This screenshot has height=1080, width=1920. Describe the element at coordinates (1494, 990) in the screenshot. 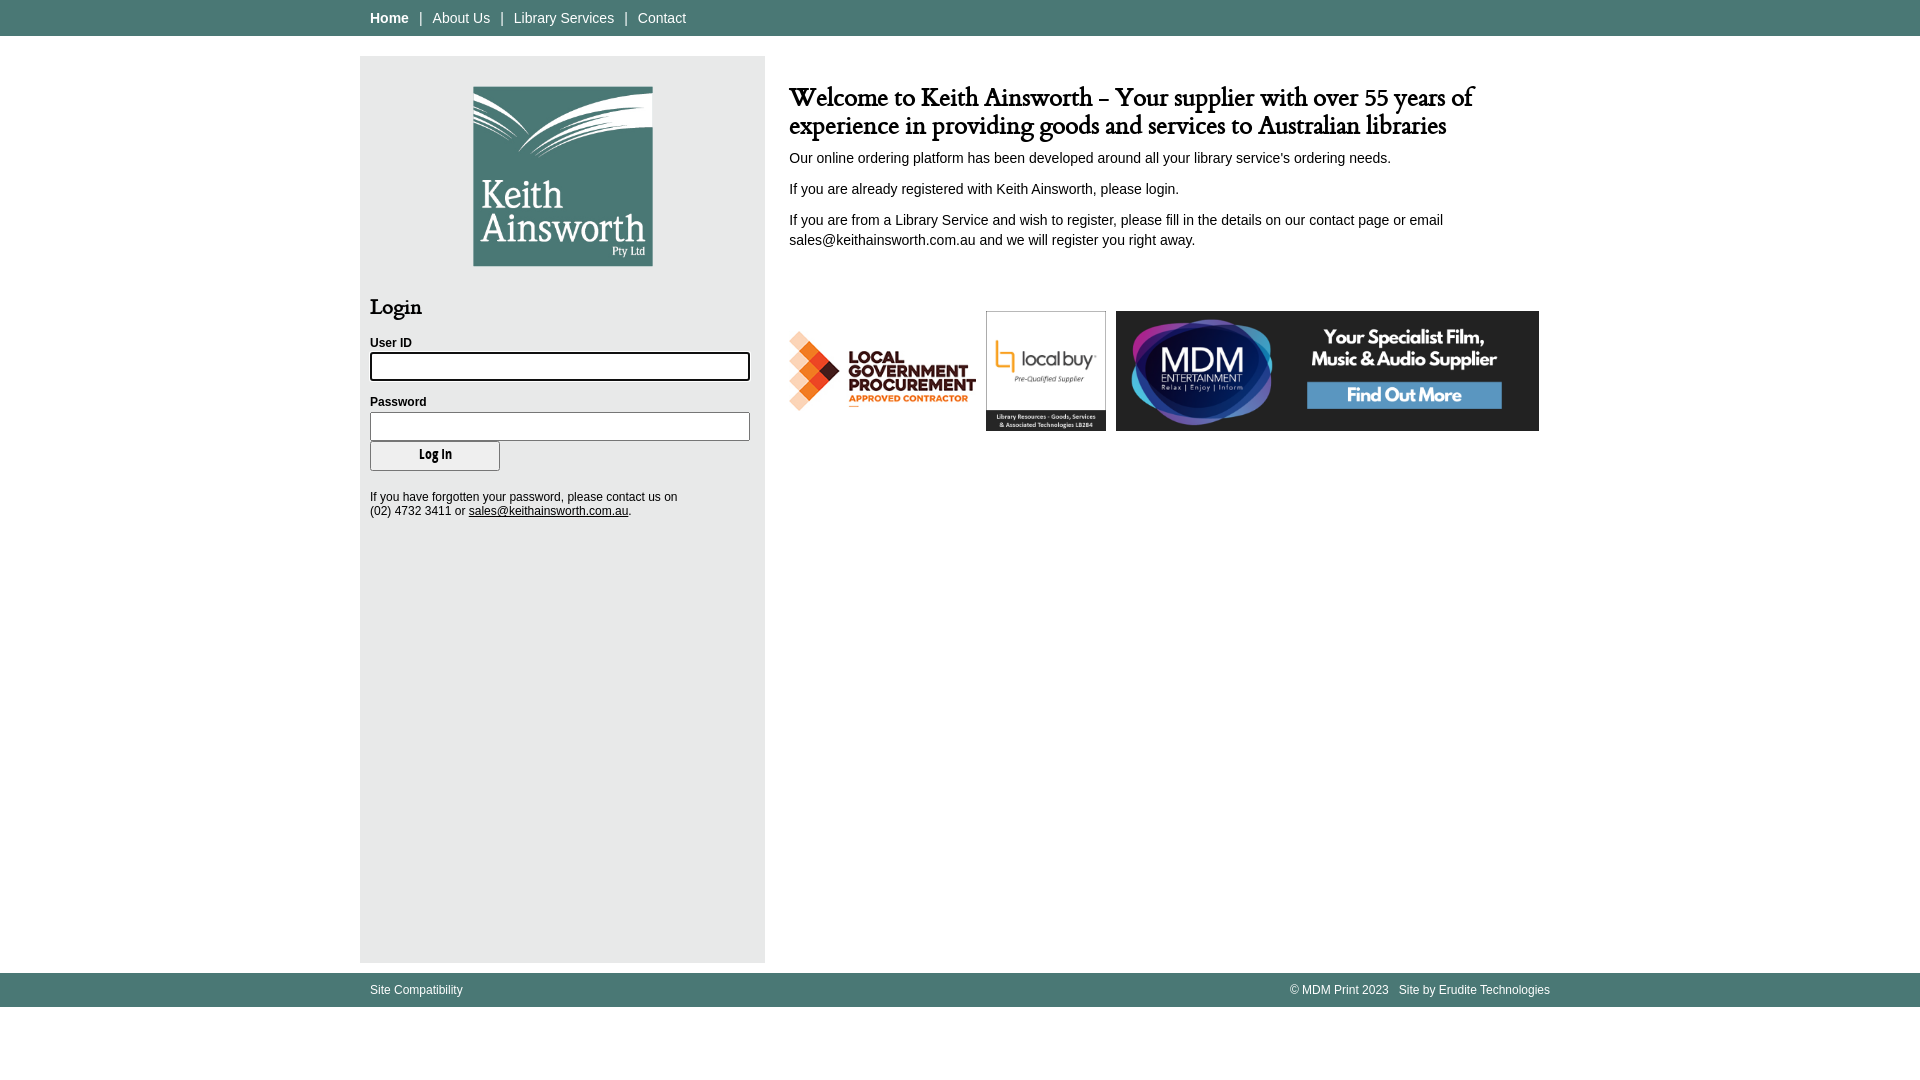

I see `'Erudite Technologies'` at that location.